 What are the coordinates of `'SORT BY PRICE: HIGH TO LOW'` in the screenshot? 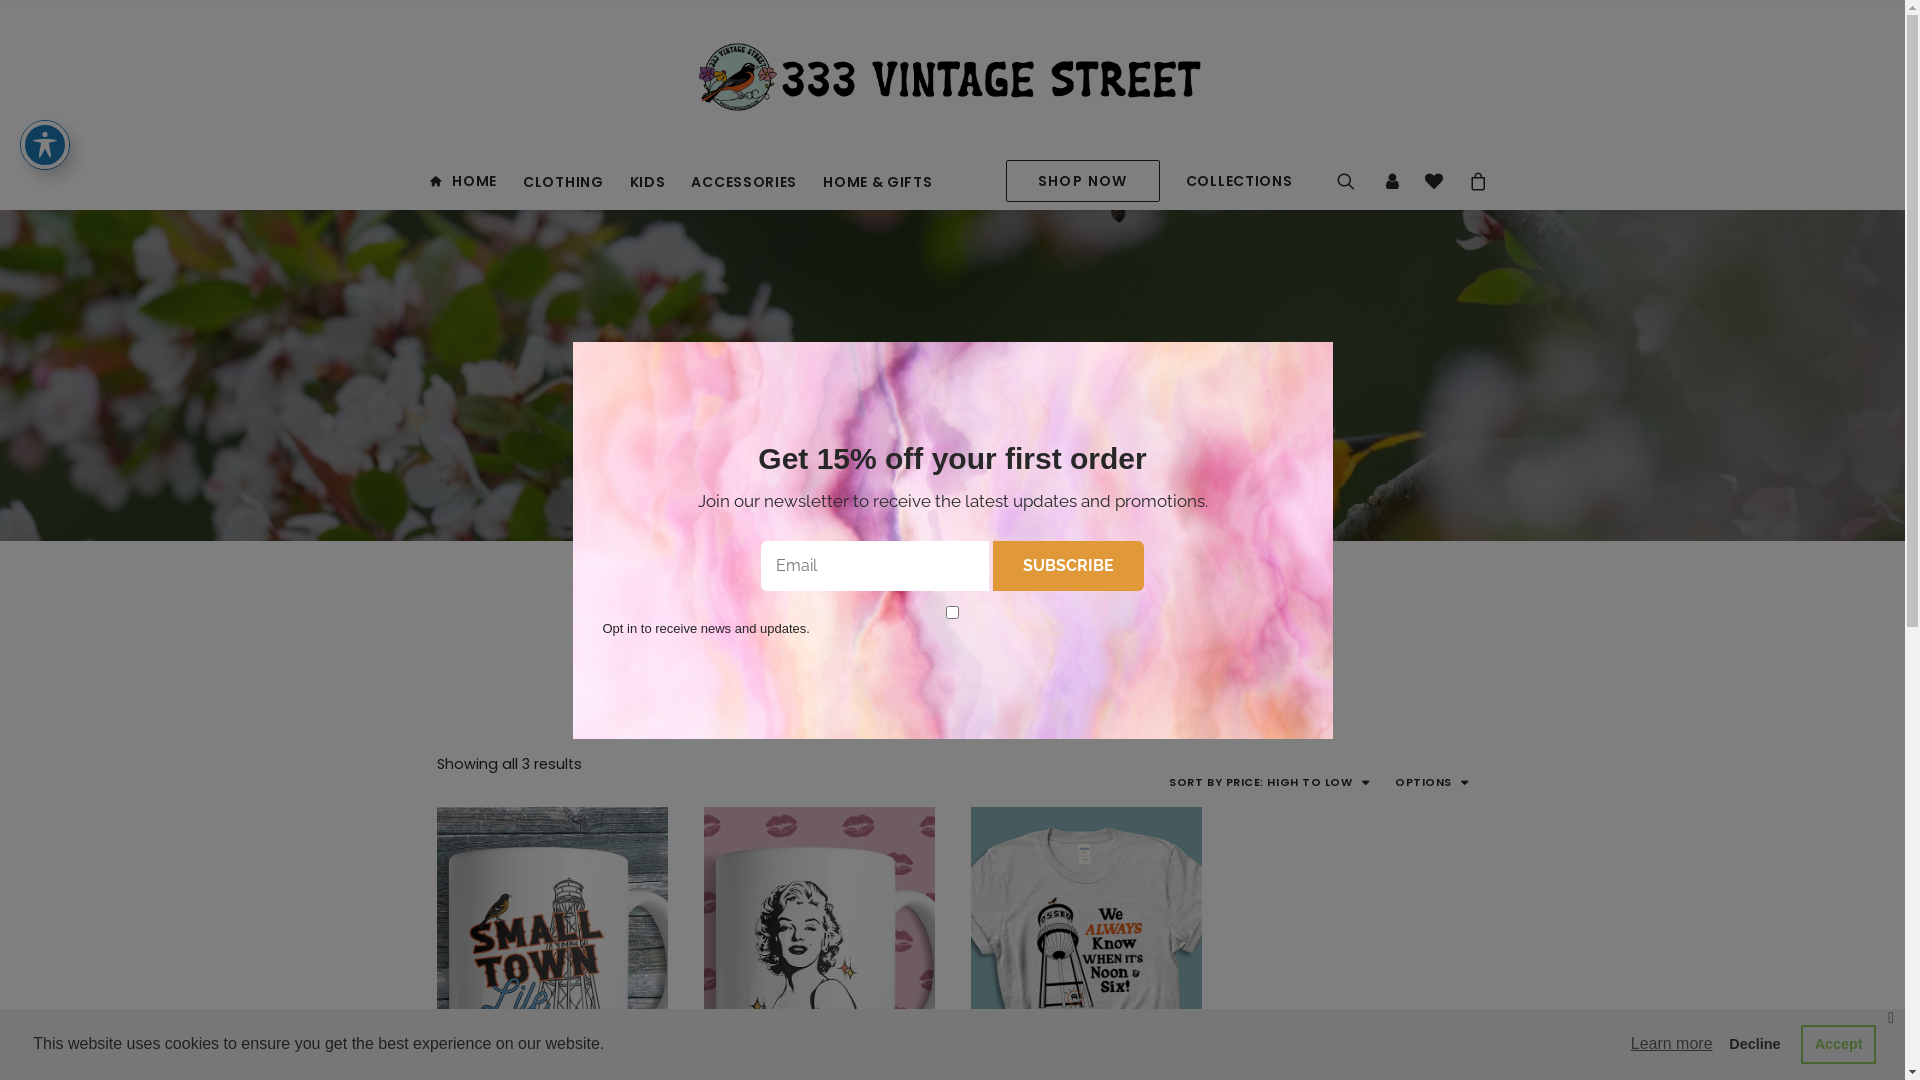 It's located at (1169, 781).